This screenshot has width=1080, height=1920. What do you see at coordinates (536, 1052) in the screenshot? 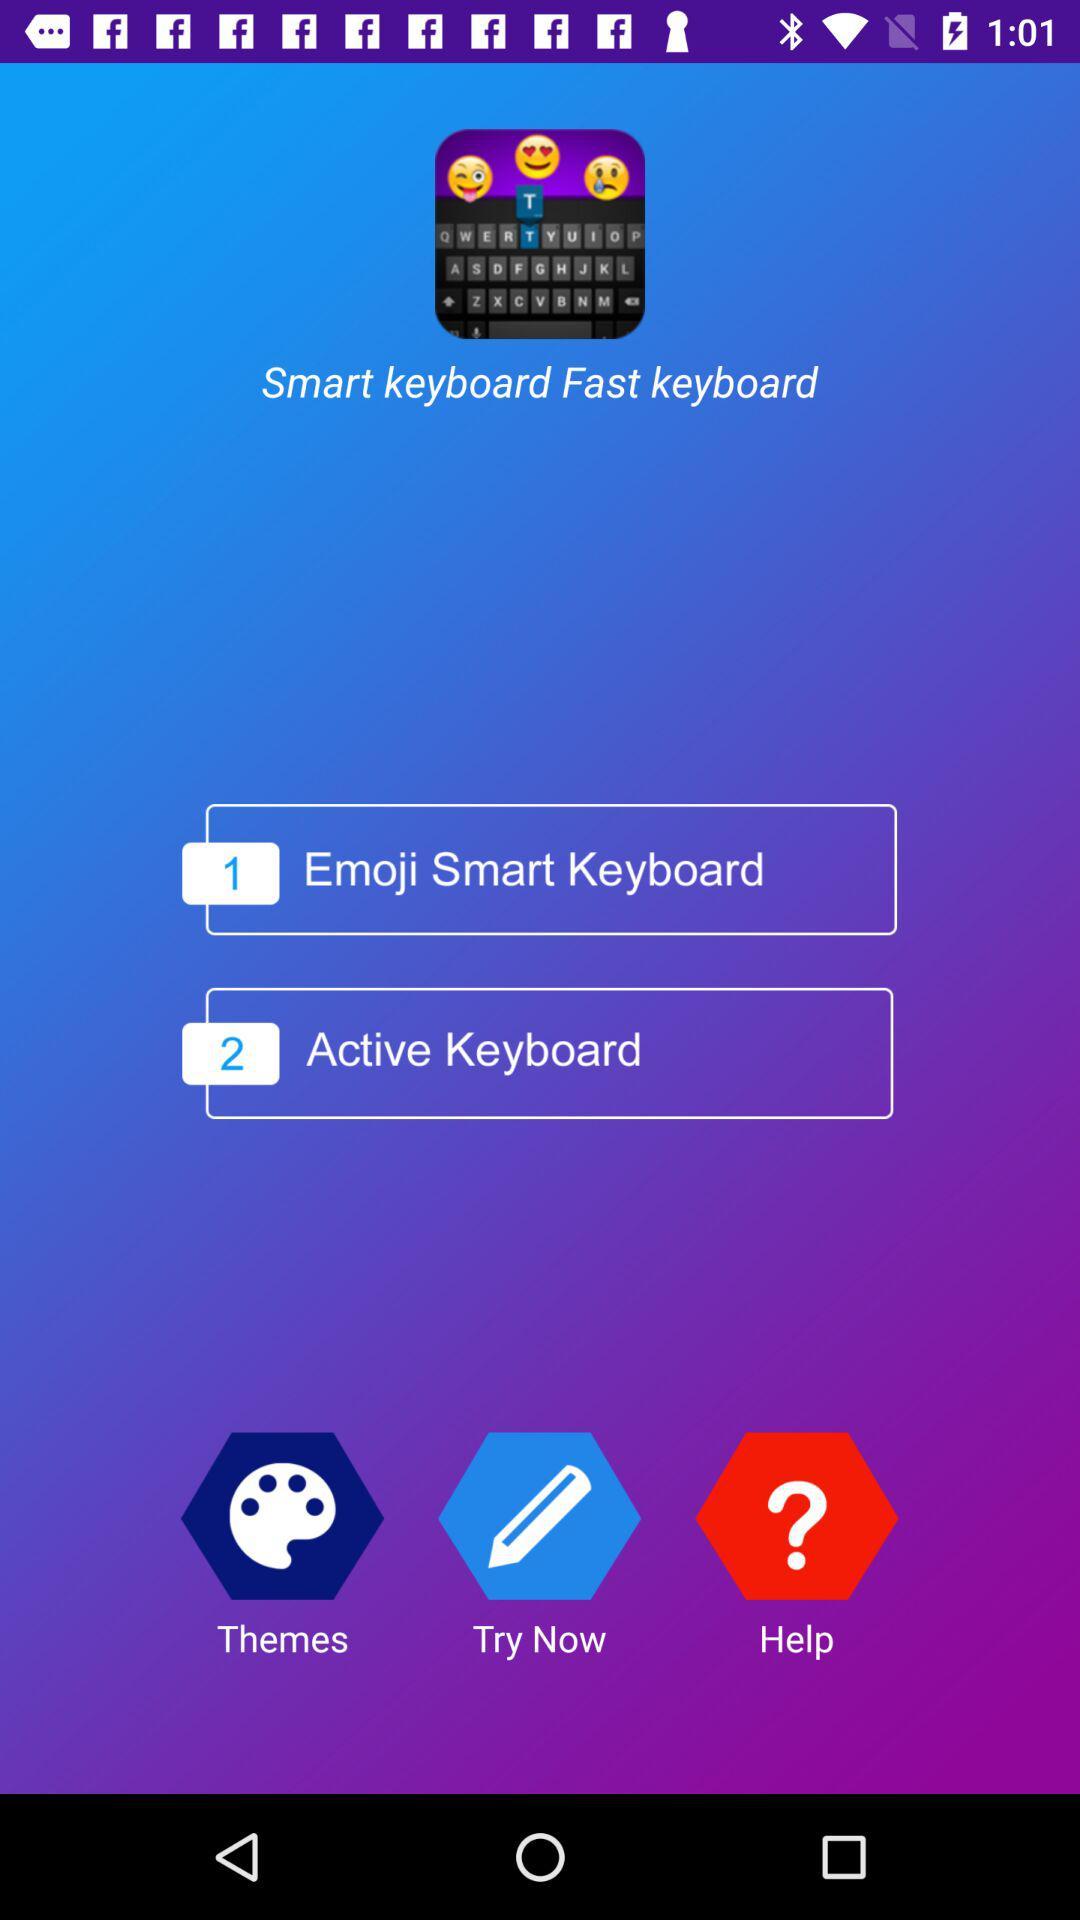
I see `active keyboard` at bounding box center [536, 1052].